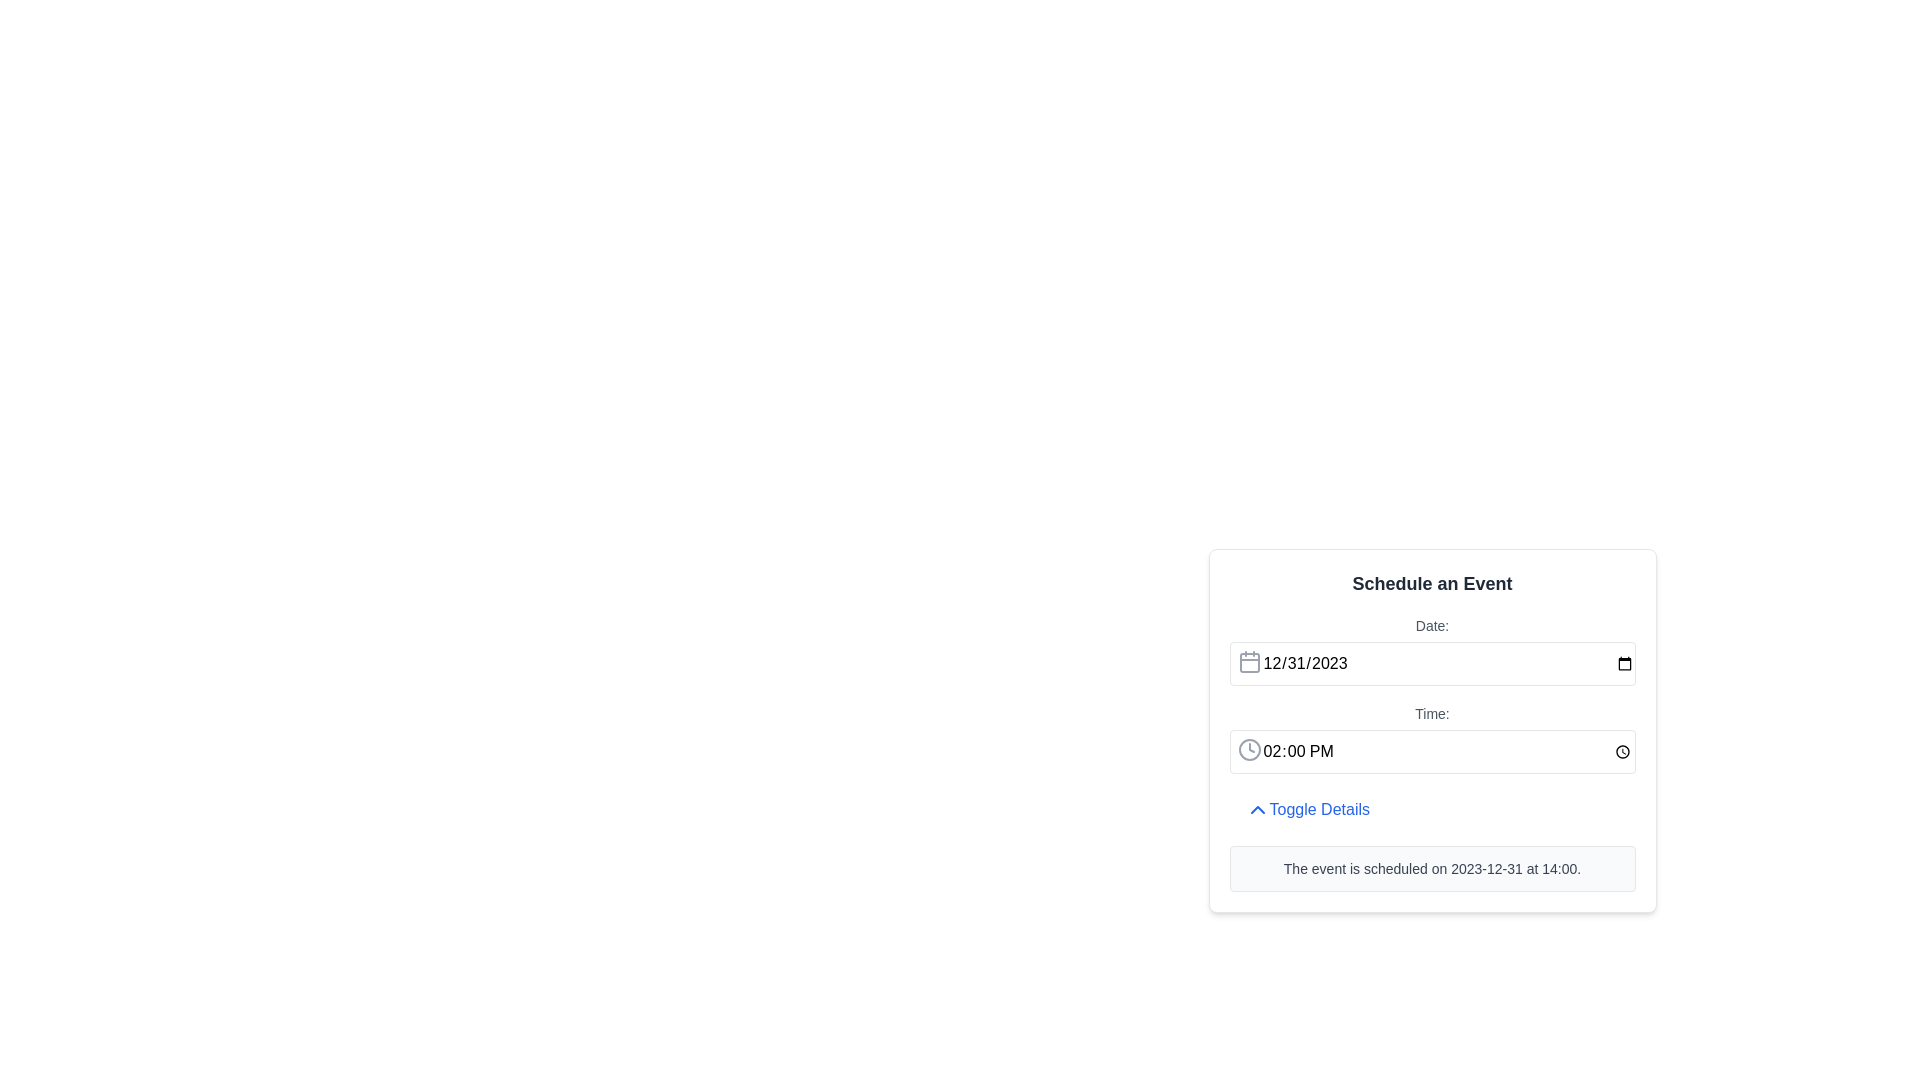  I want to click on the text input field adjacent to the calendar icon, so click(1248, 662).